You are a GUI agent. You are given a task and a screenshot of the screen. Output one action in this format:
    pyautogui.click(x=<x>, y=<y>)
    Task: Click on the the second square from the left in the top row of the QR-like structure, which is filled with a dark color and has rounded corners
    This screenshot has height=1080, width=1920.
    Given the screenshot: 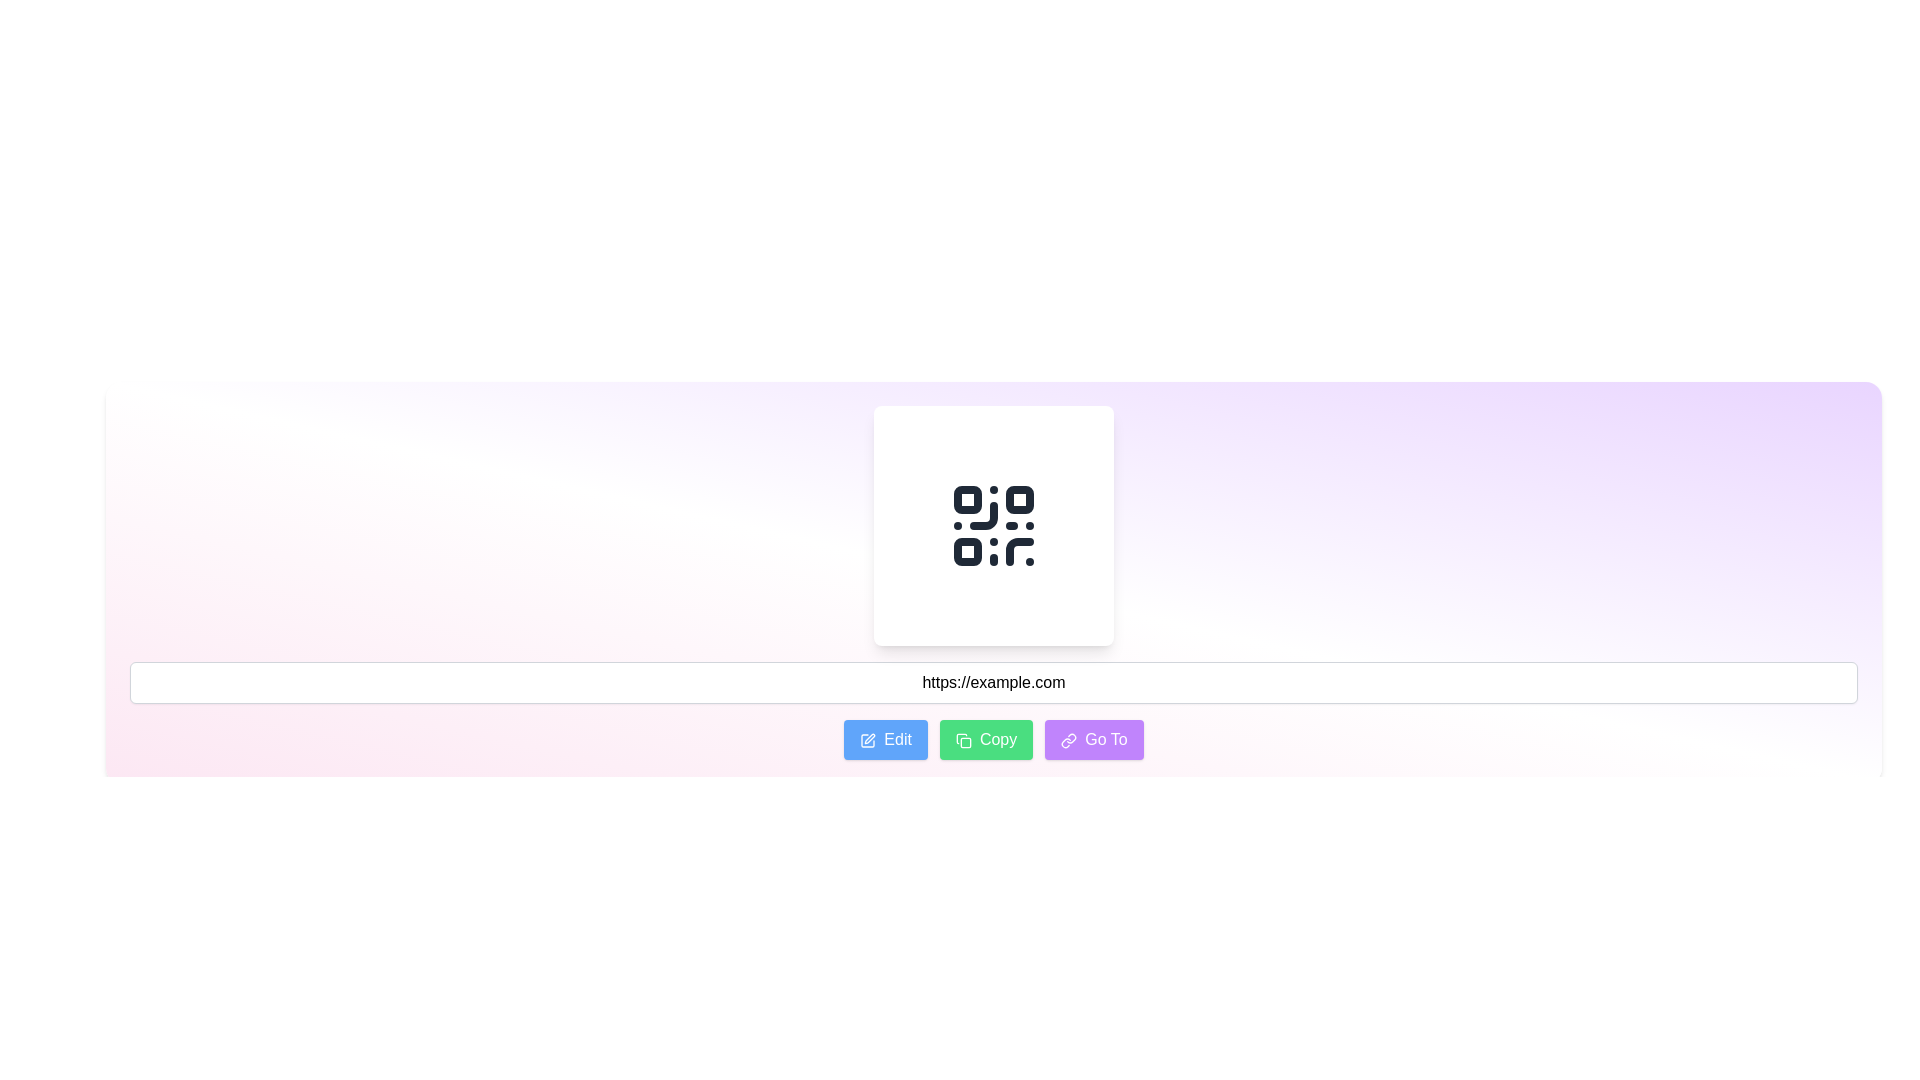 What is the action you would take?
    pyautogui.click(x=1019, y=499)
    